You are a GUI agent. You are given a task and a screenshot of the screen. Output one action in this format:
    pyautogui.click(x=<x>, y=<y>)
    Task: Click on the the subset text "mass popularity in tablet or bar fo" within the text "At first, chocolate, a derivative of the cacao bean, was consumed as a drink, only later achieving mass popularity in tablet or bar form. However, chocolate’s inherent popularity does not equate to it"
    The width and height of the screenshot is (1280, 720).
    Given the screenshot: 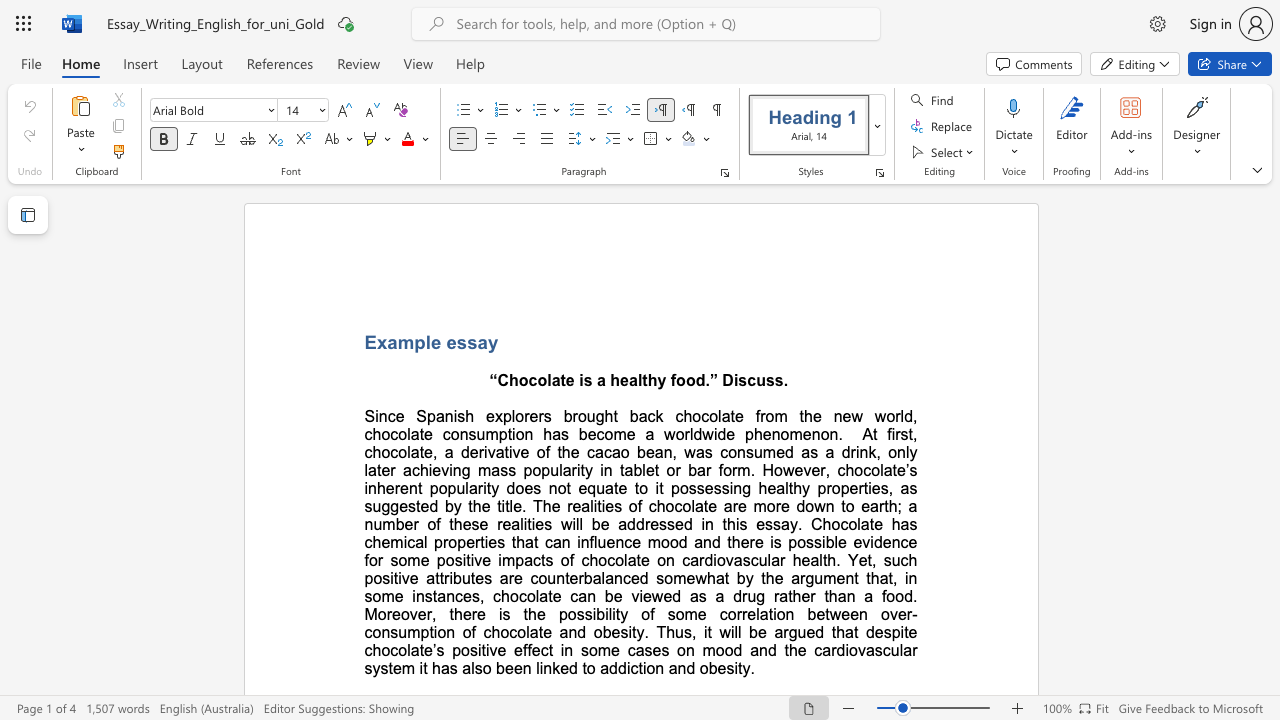 What is the action you would take?
    pyautogui.click(x=476, y=470)
    